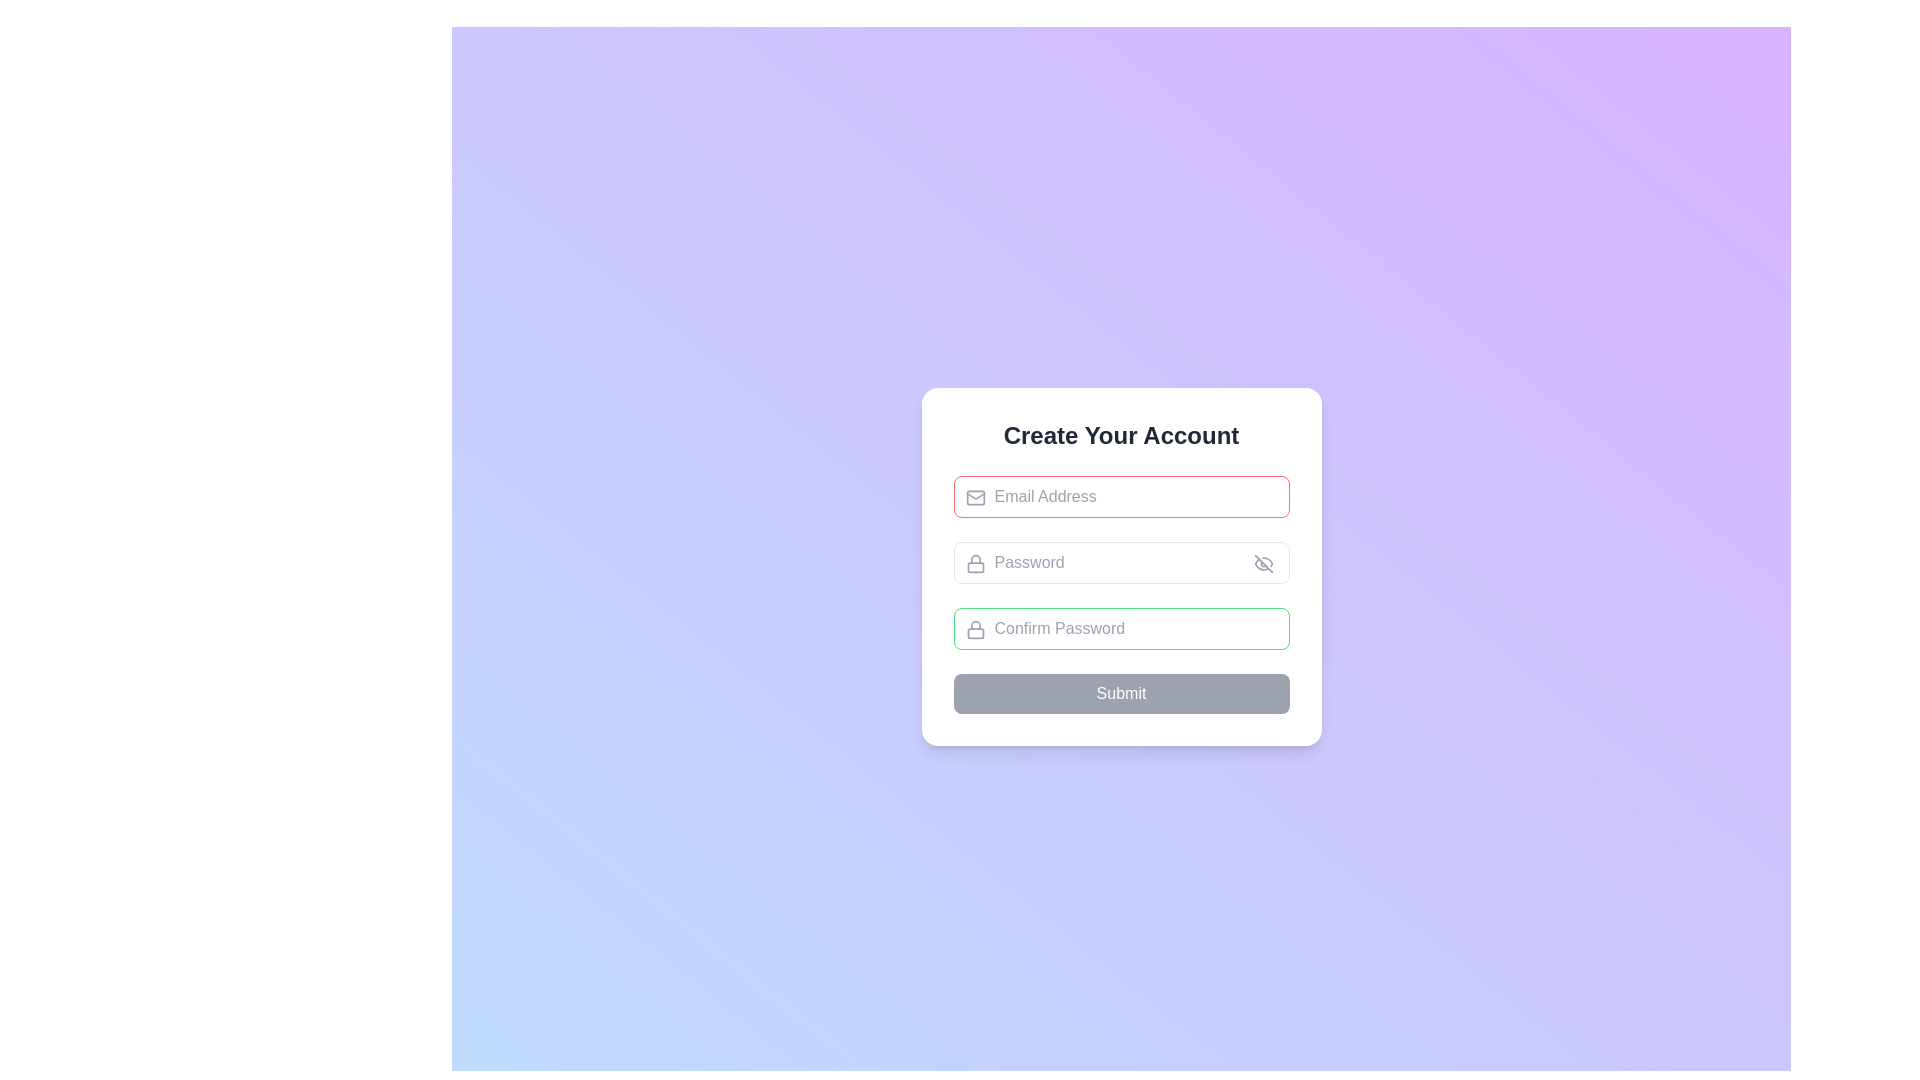 Image resolution: width=1920 pixels, height=1080 pixels. What do you see at coordinates (975, 496) in the screenshot?
I see `the icon indicating the purpose of the email input field, located on the left side of the email address input box` at bounding box center [975, 496].